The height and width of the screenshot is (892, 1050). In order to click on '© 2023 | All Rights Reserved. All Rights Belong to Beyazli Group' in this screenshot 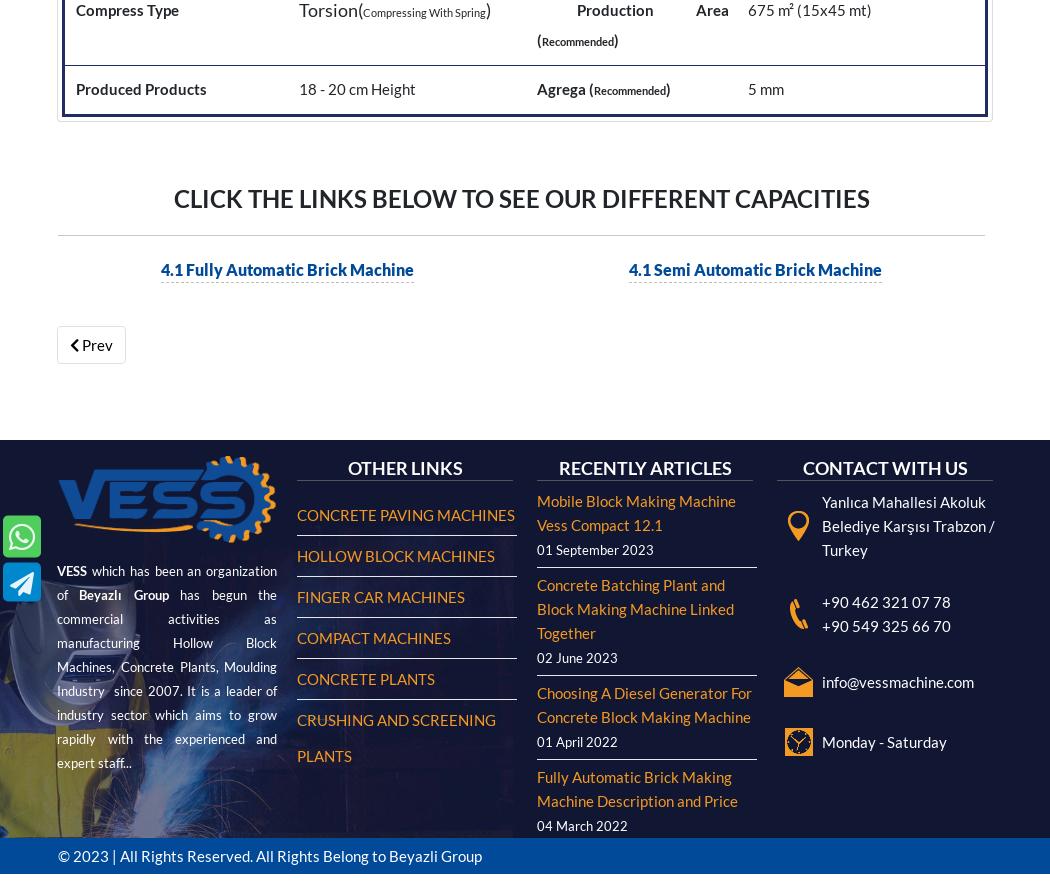, I will do `click(268, 213)`.